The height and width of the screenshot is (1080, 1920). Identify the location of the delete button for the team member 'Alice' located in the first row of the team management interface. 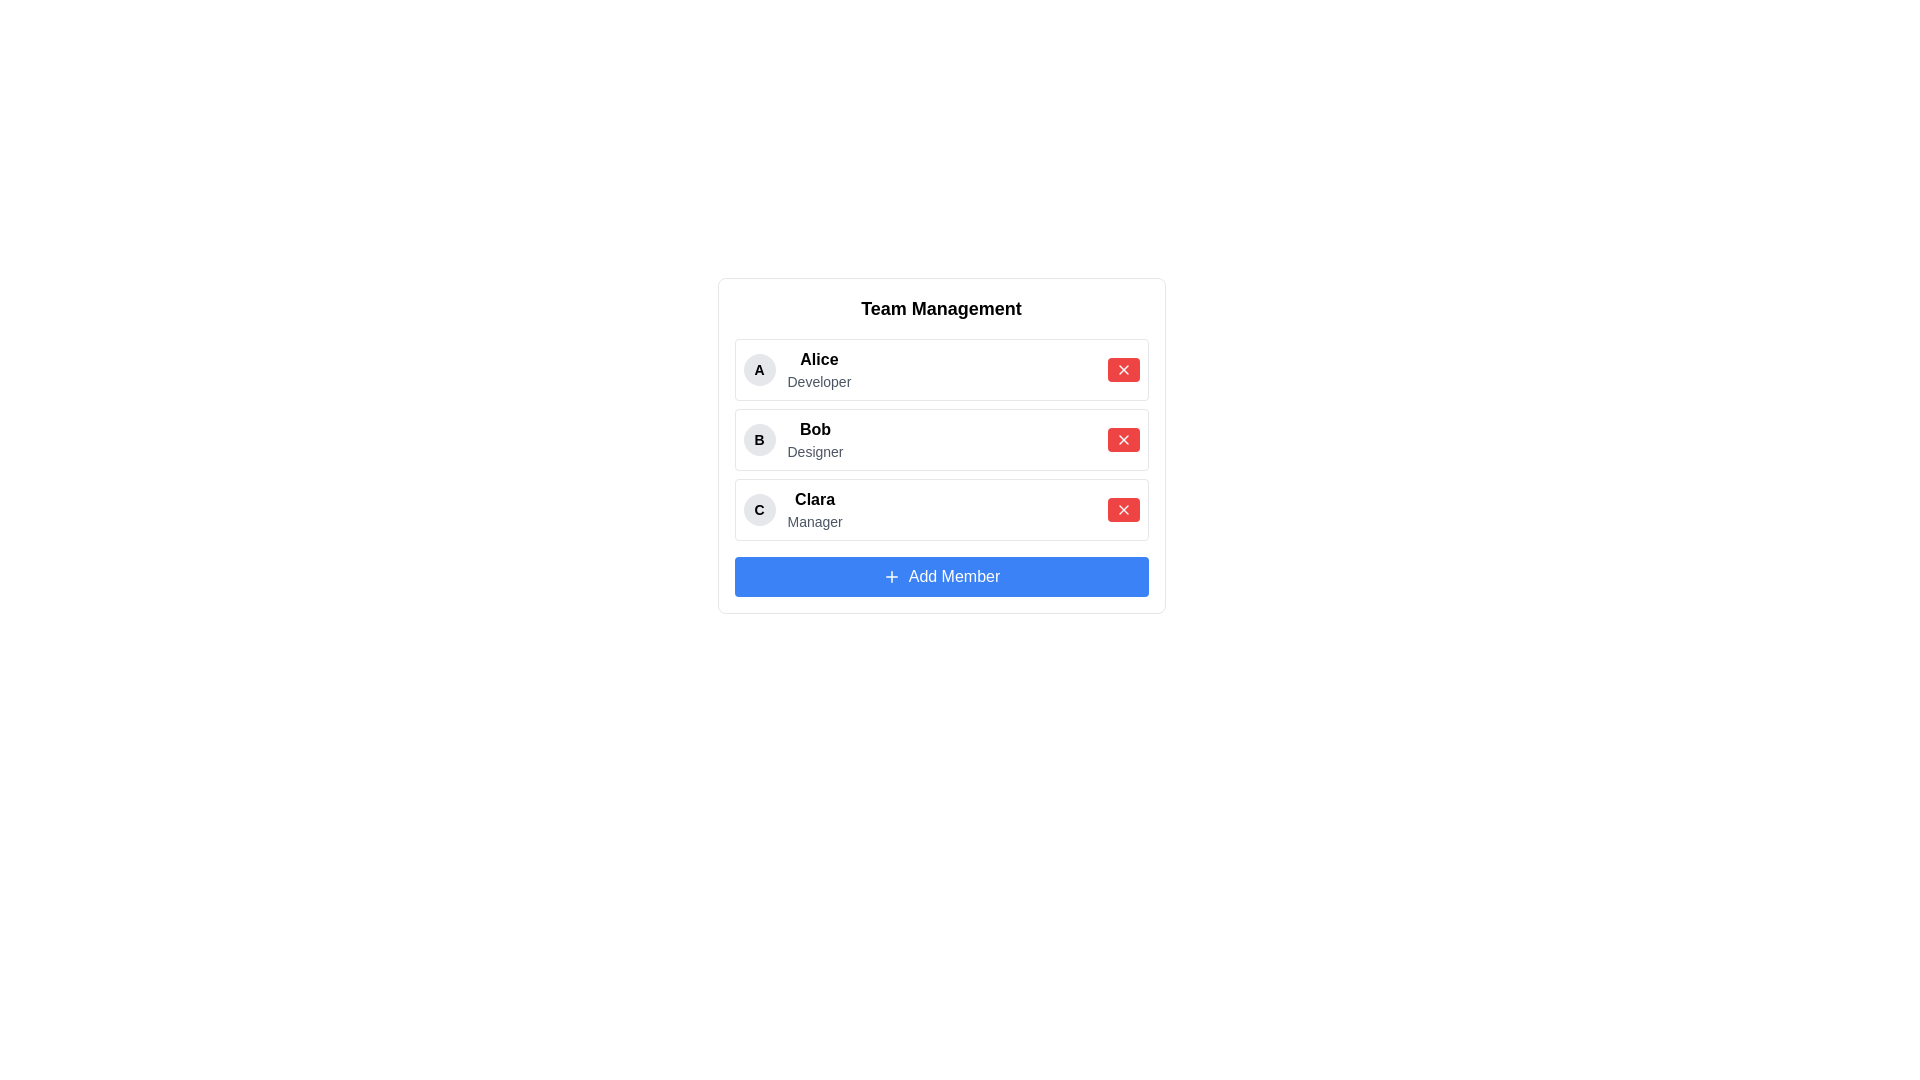
(1123, 370).